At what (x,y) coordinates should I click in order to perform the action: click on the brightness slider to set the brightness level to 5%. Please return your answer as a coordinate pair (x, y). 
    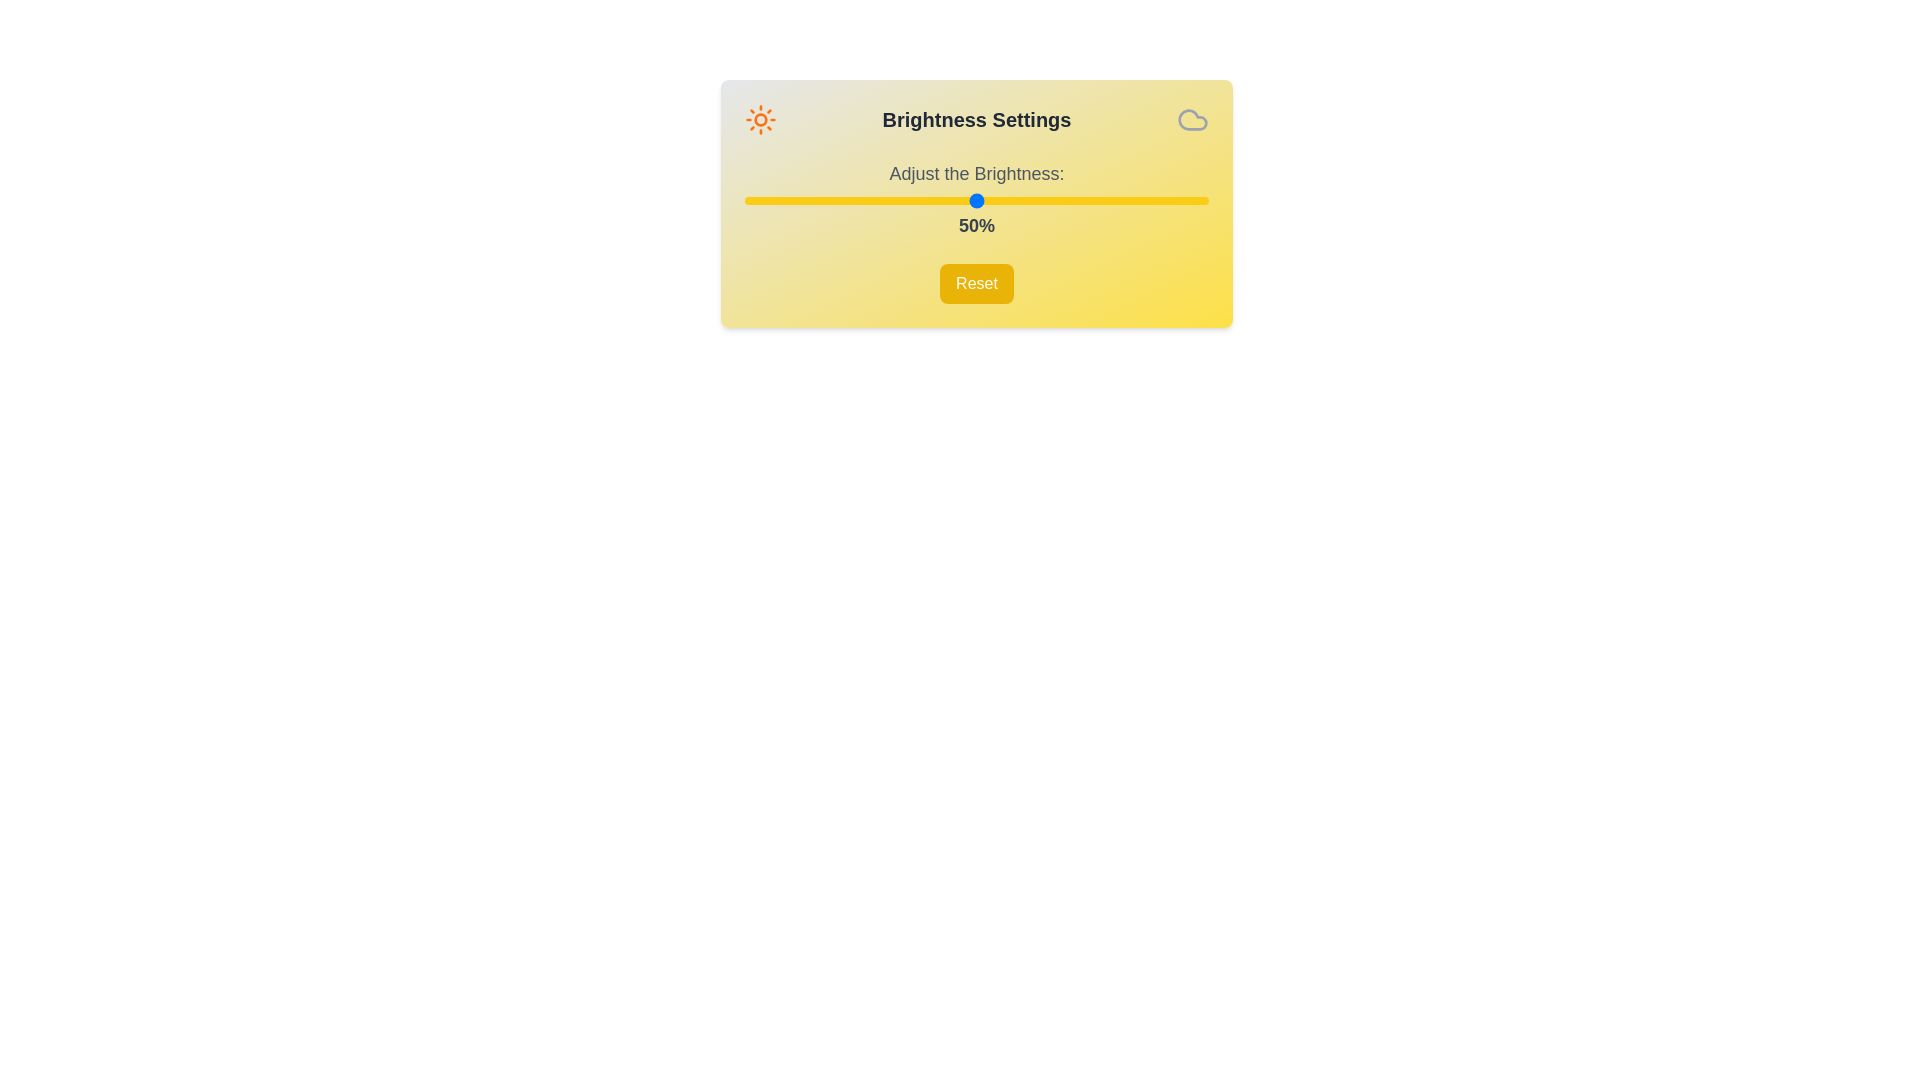
    Looking at the image, I should click on (767, 200).